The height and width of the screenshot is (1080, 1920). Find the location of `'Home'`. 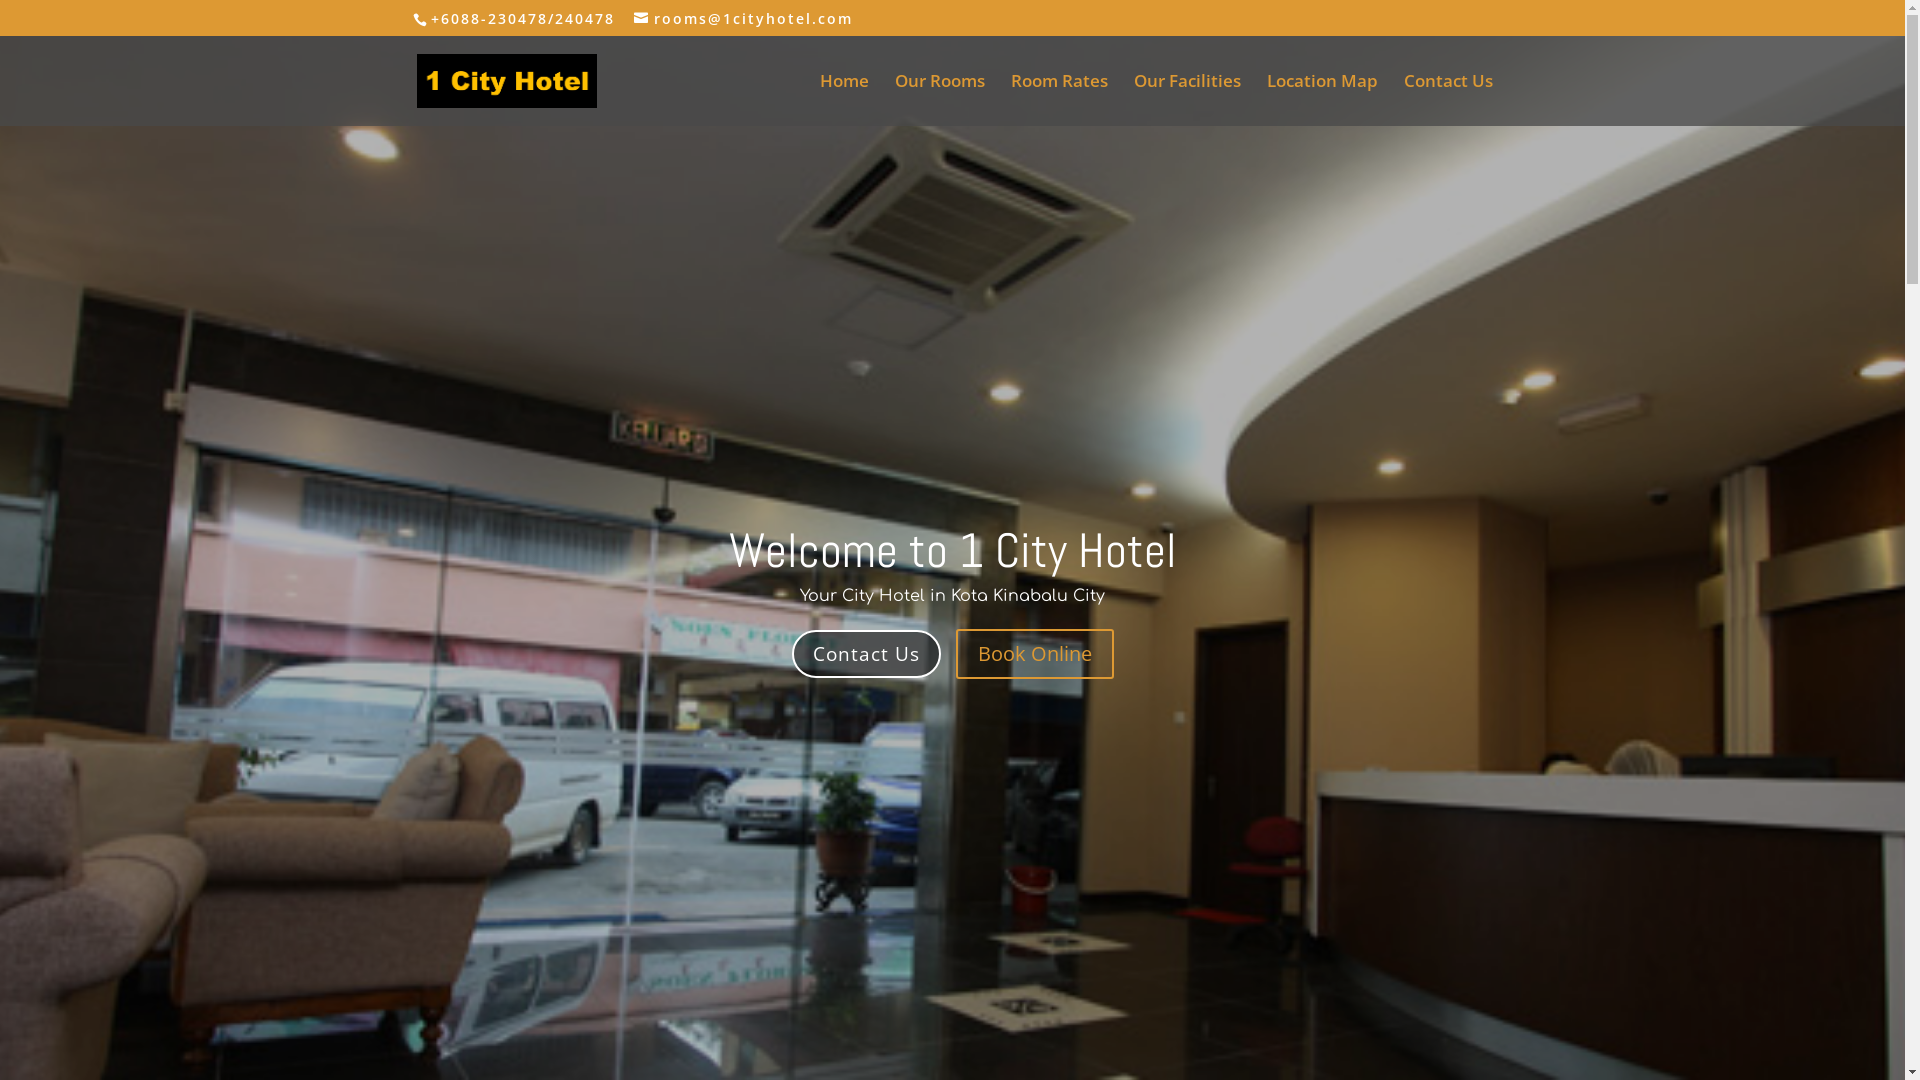

'Home' is located at coordinates (820, 100).